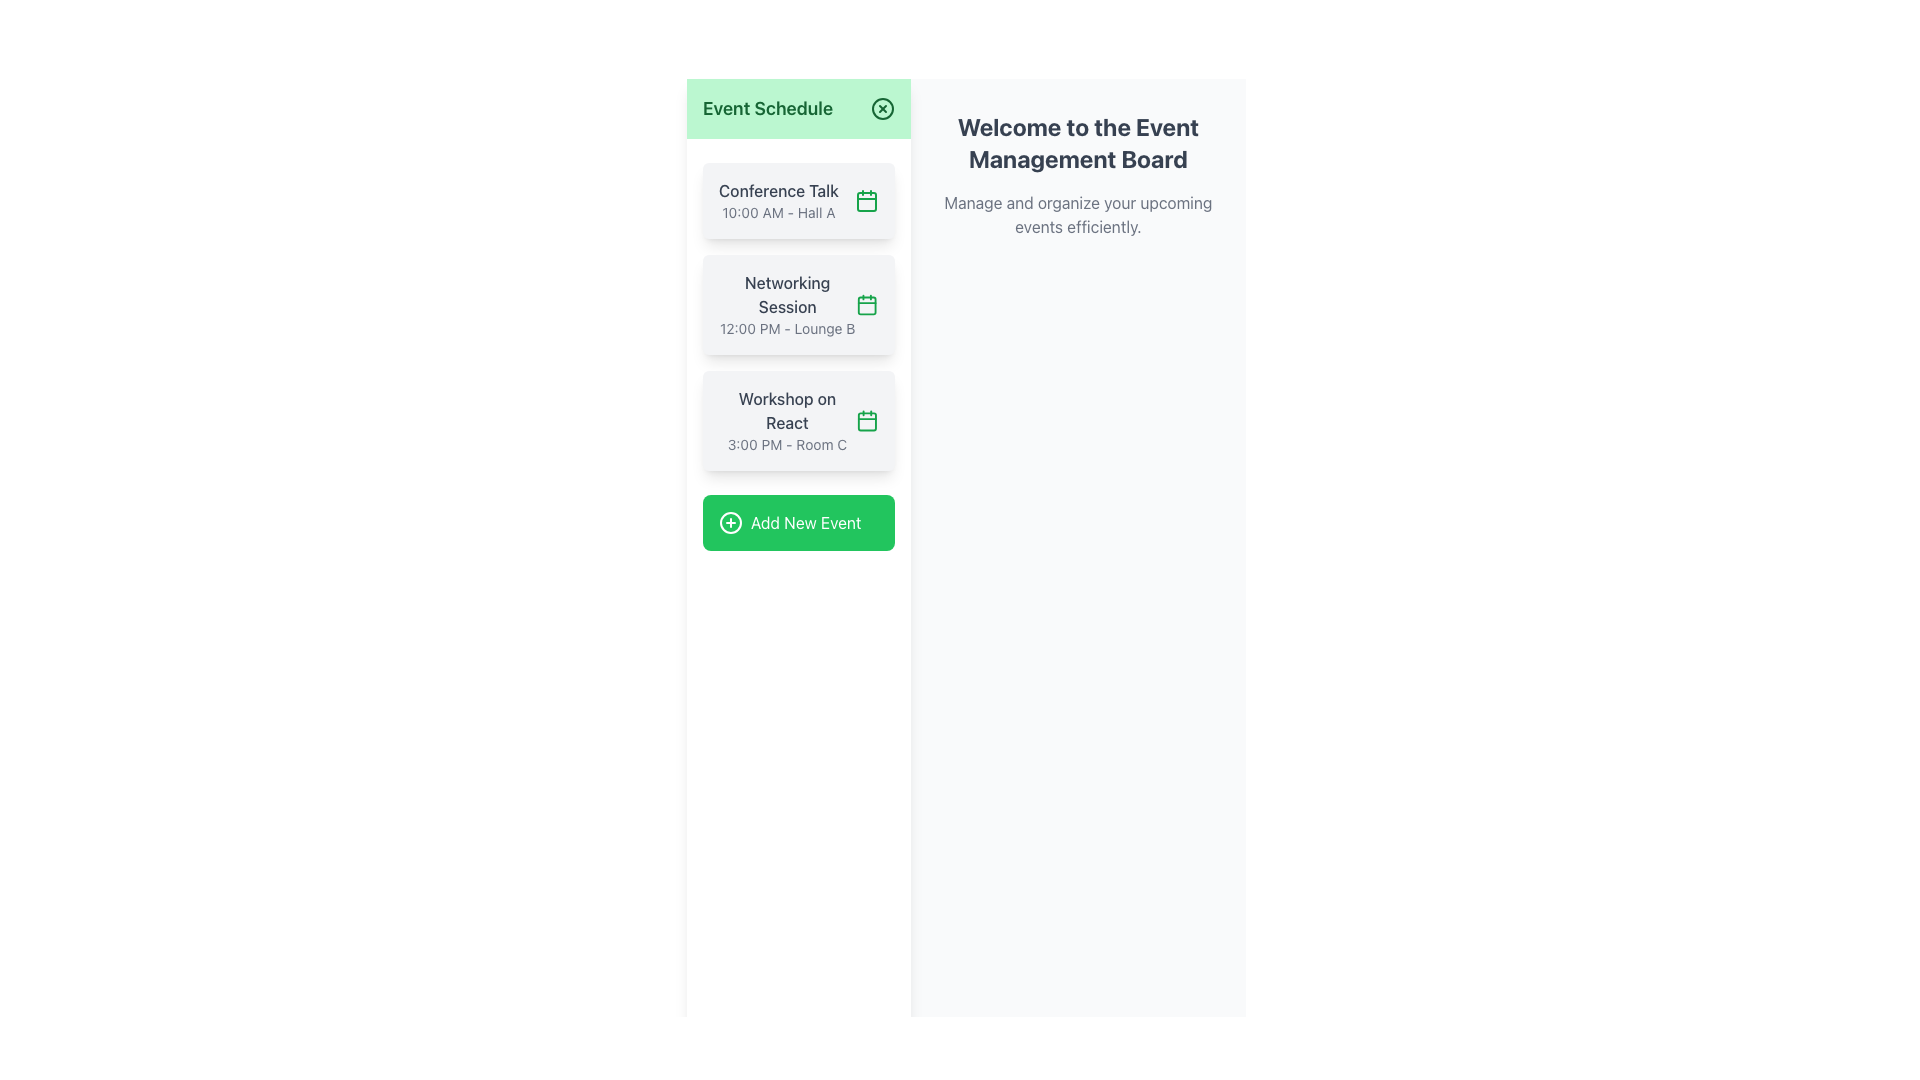  I want to click on the 'Conference Talk' text display element, which shows '10:00 AM - Hall A' below it, located in the first card of the 'Event Schedule' section, so click(777, 200).